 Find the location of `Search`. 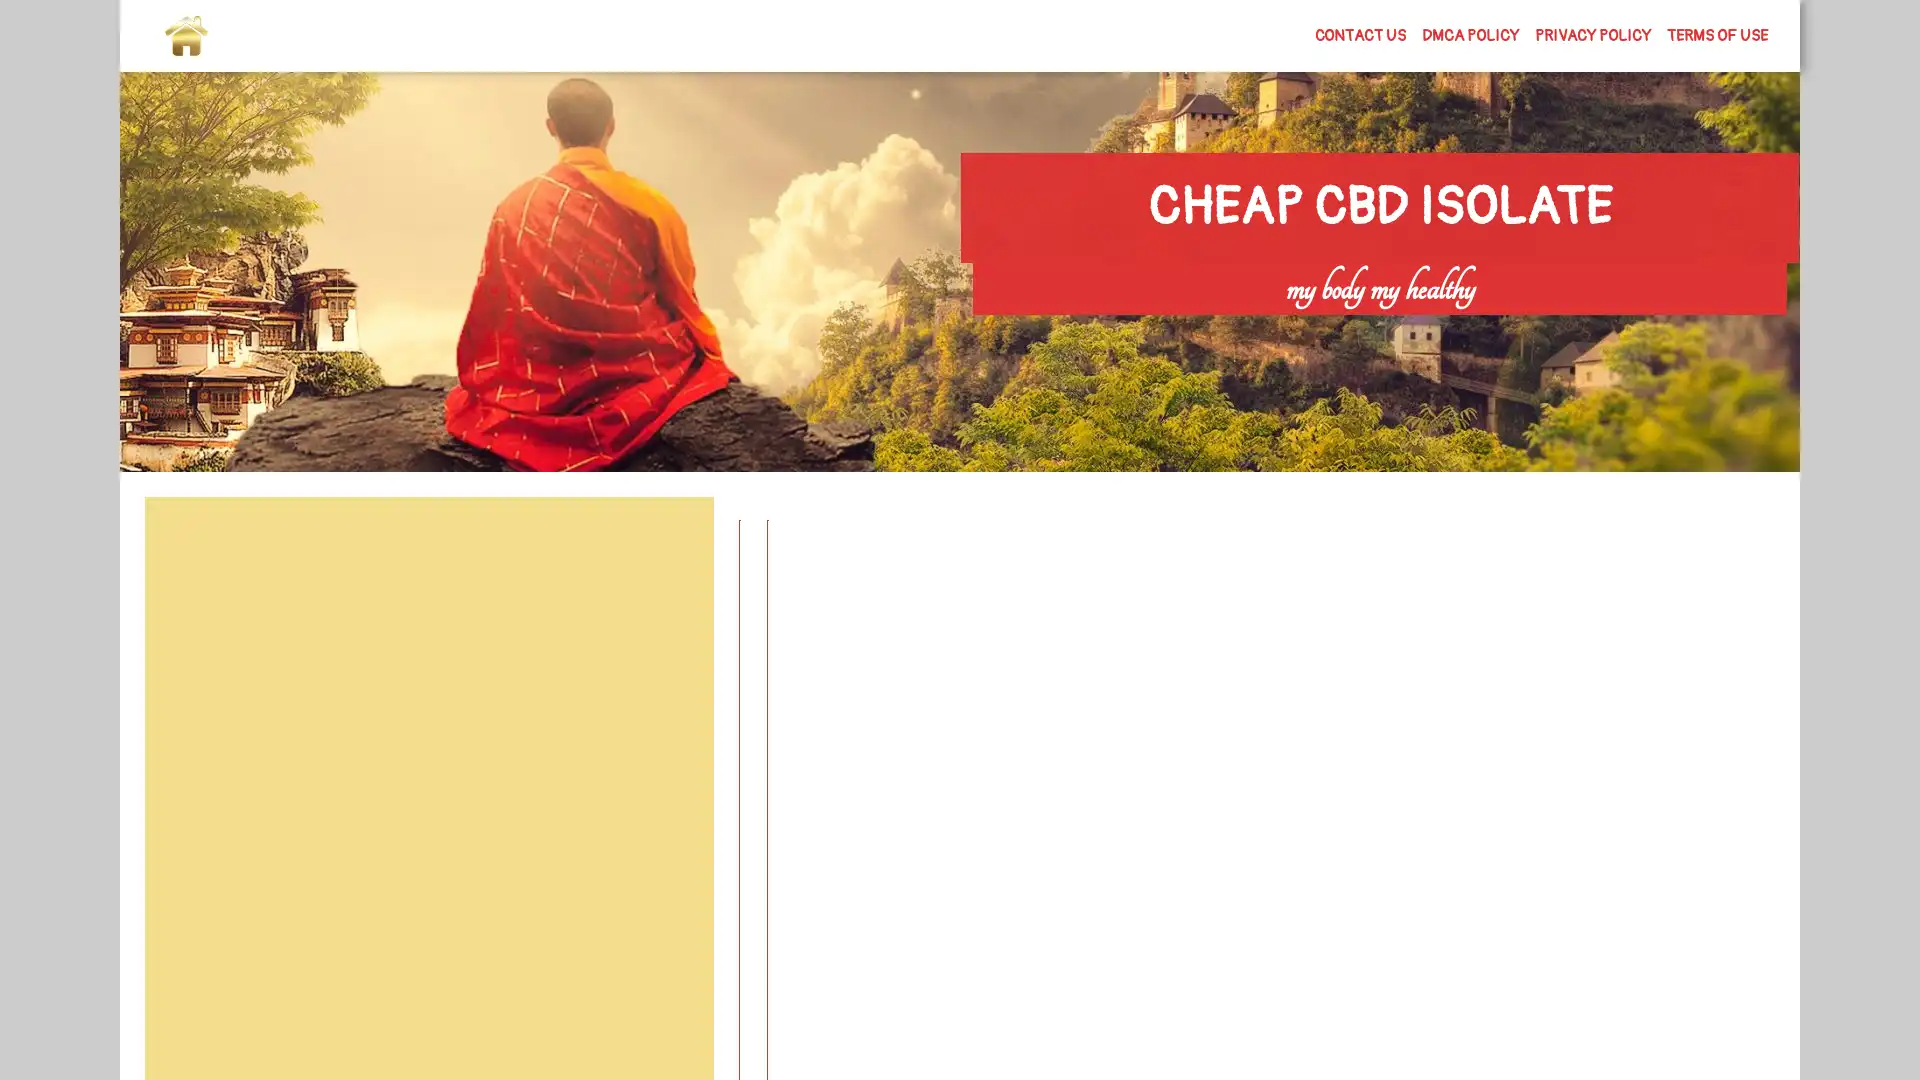

Search is located at coordinates (667, 545).